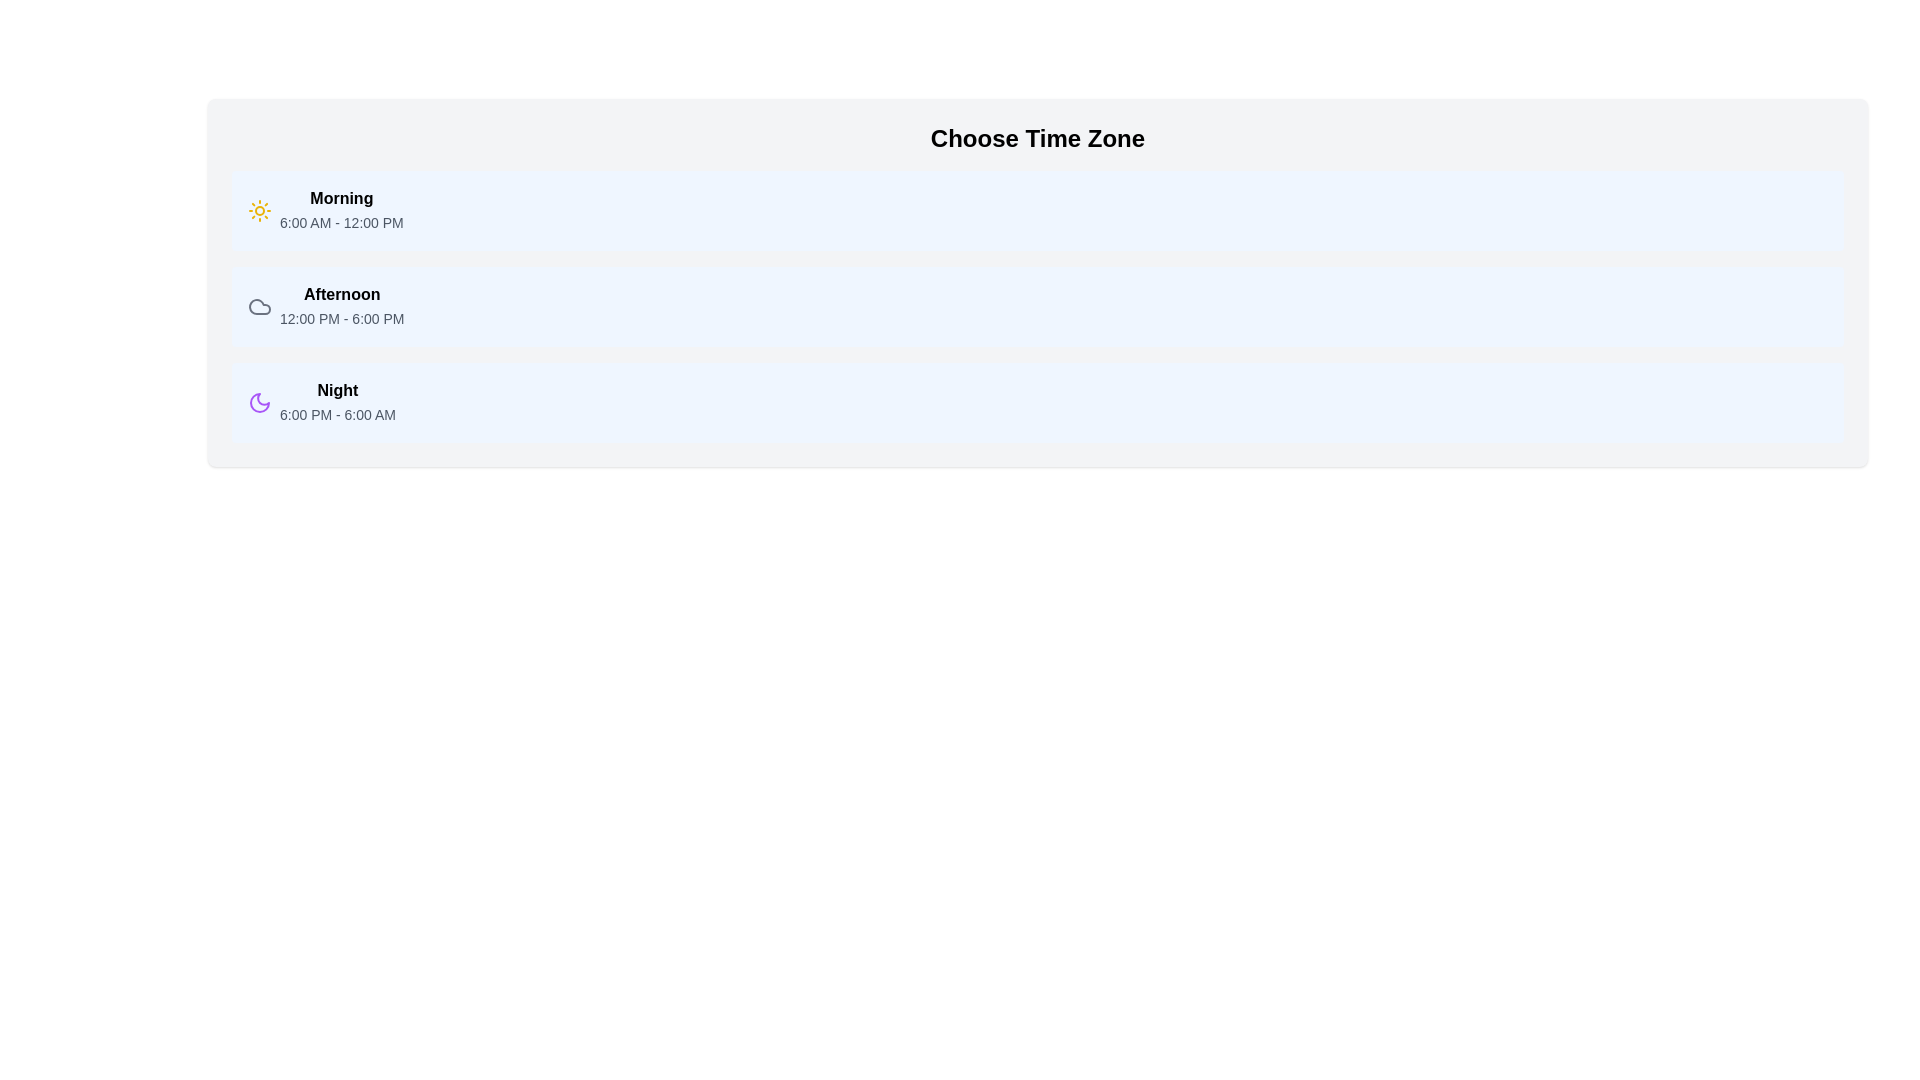 Image resolution: width=1920 pixels, height=1080 pixels. I want to click on the text label displaying 'Night', which is styled in bold font and located under the heading 'Choose Time Zone', aligned with a moon icon to its left, so click(337, 390).